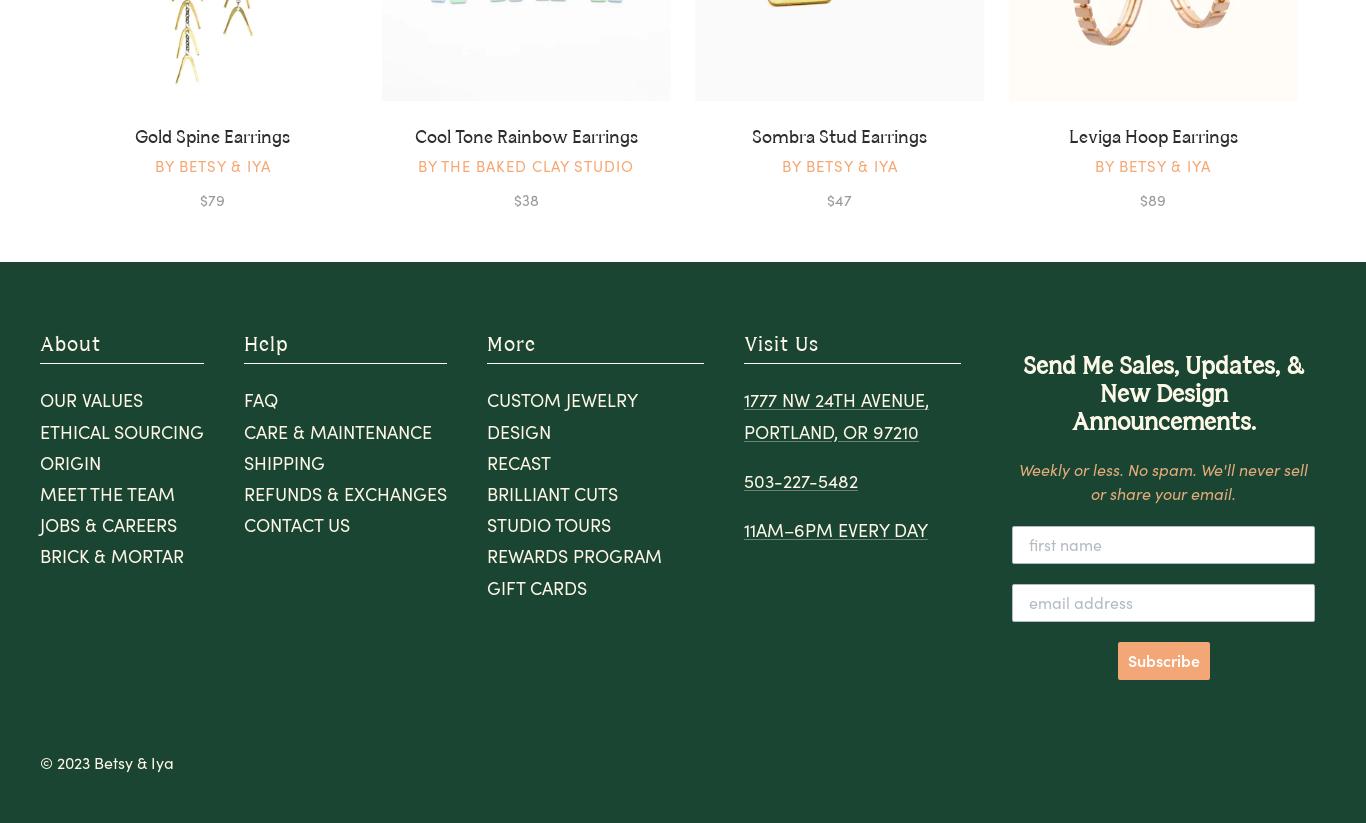 Image resolution: width=1366 pixels, height=823 pixels. Describe the element at coordinates (511, 344) in the screenshot. I see `'More'` at that location.